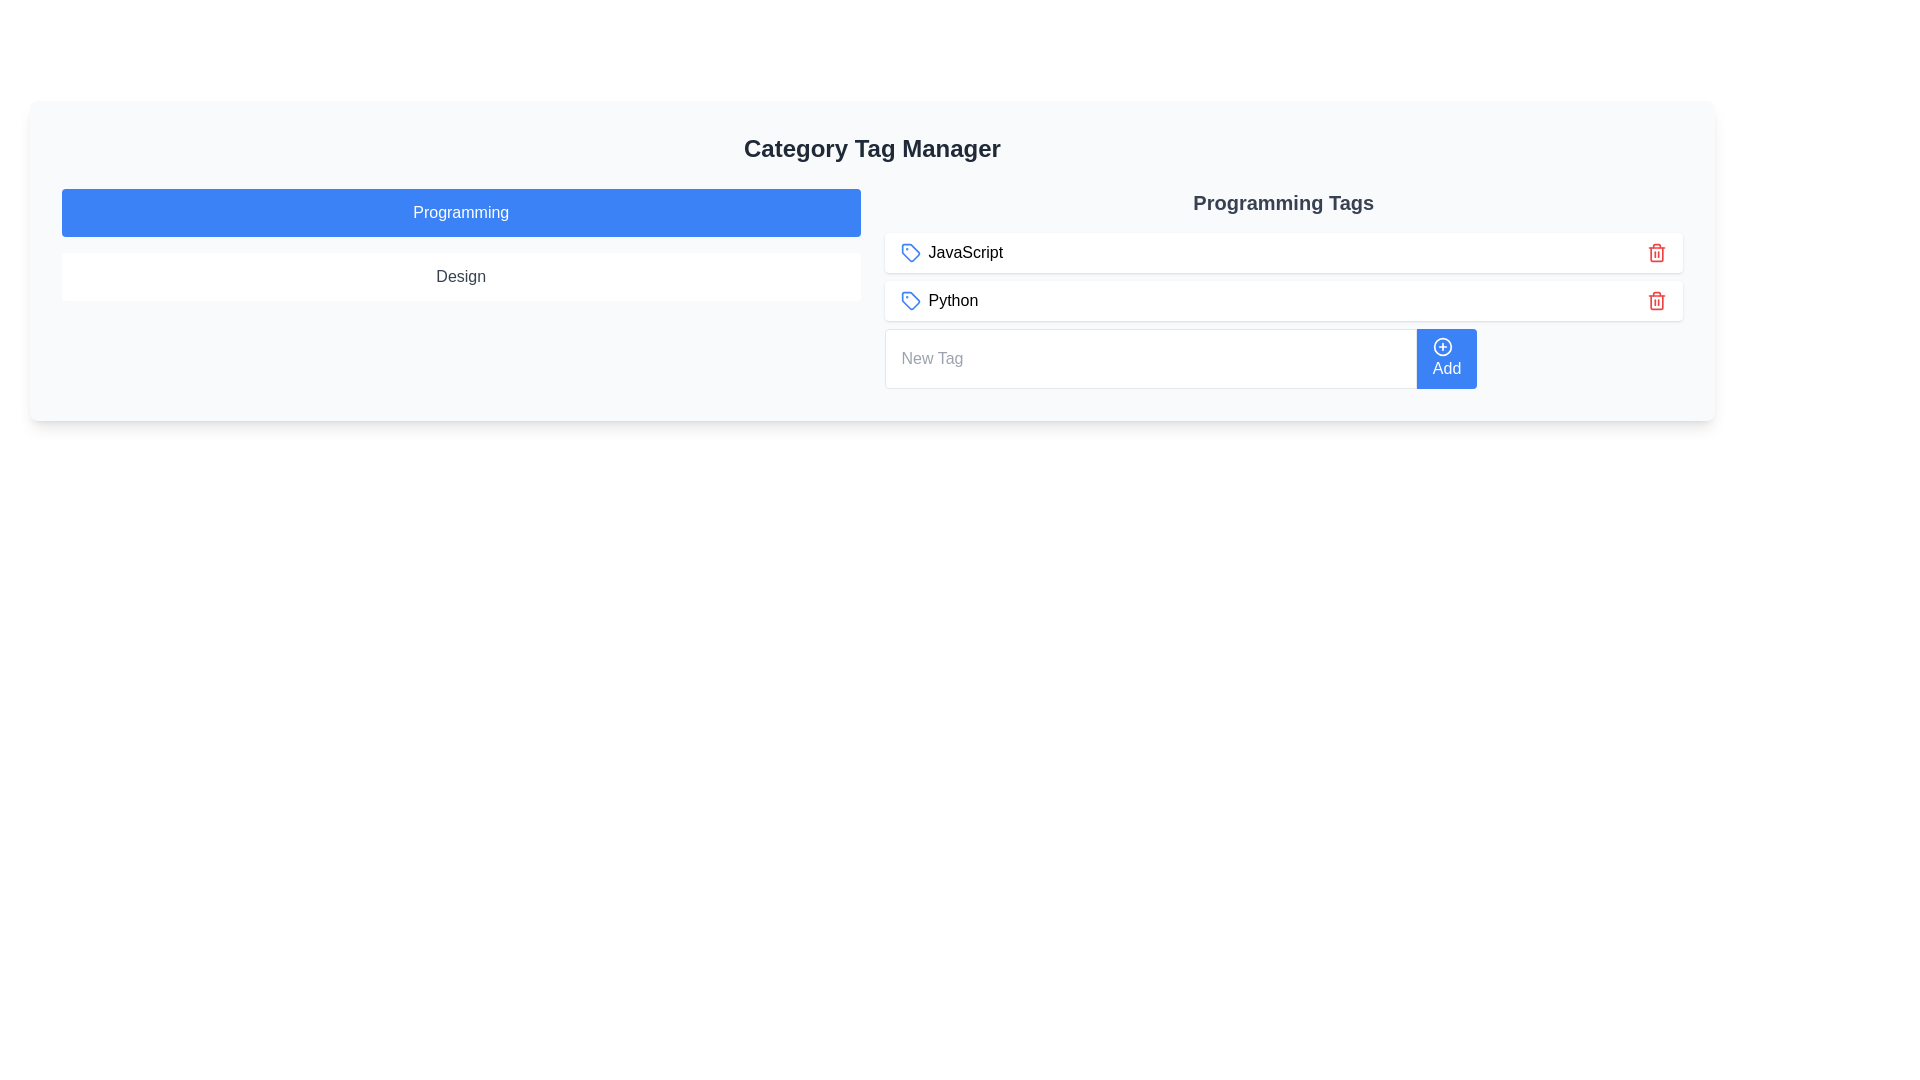 The width and height of the screenshot is (1920, 1080). What do you see at coordinates (909, 252) in the screenshot?
I see `the 'JavaScript' tag icon in the 'Programming Tags' section of the interface` at bounding box center [909, 252].